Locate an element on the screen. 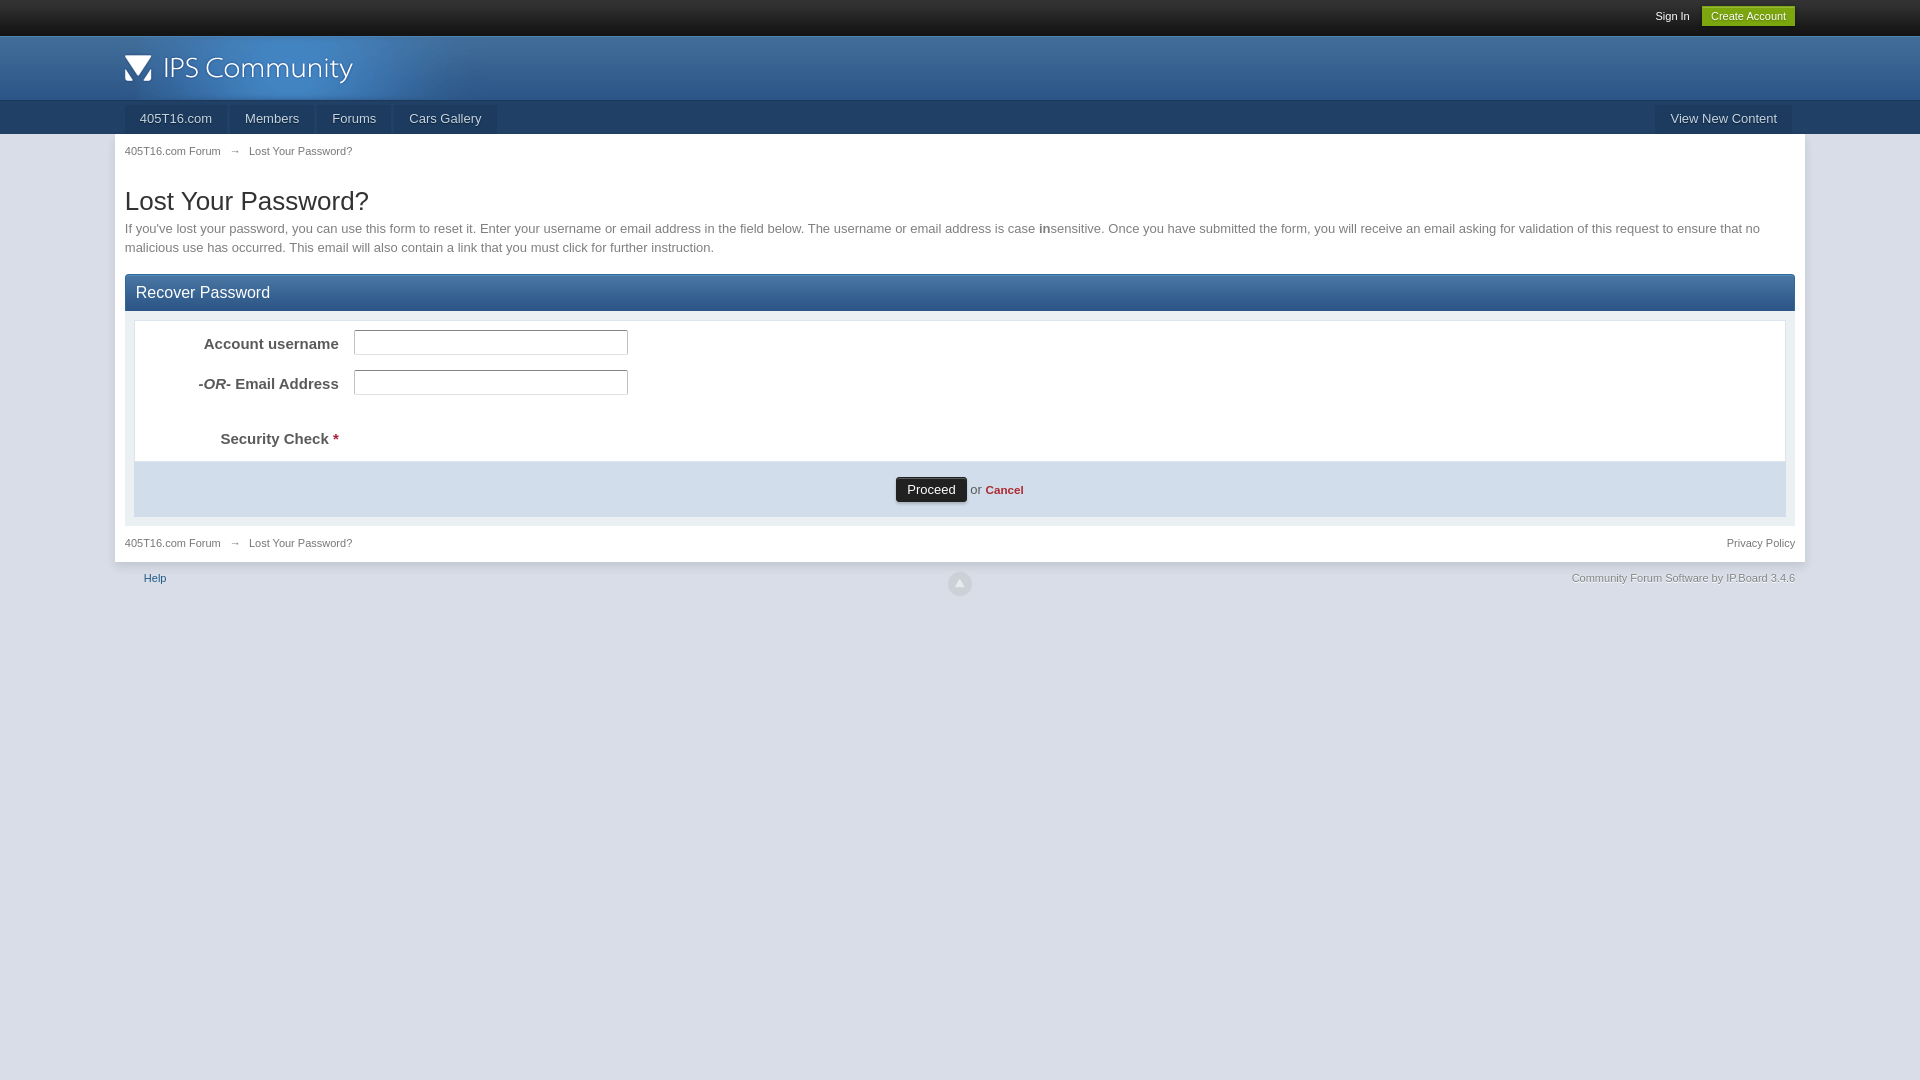 The width and height of the screenshot is (1920, 1080). 'Cars Gallery' is located at coordinates (444, 119).